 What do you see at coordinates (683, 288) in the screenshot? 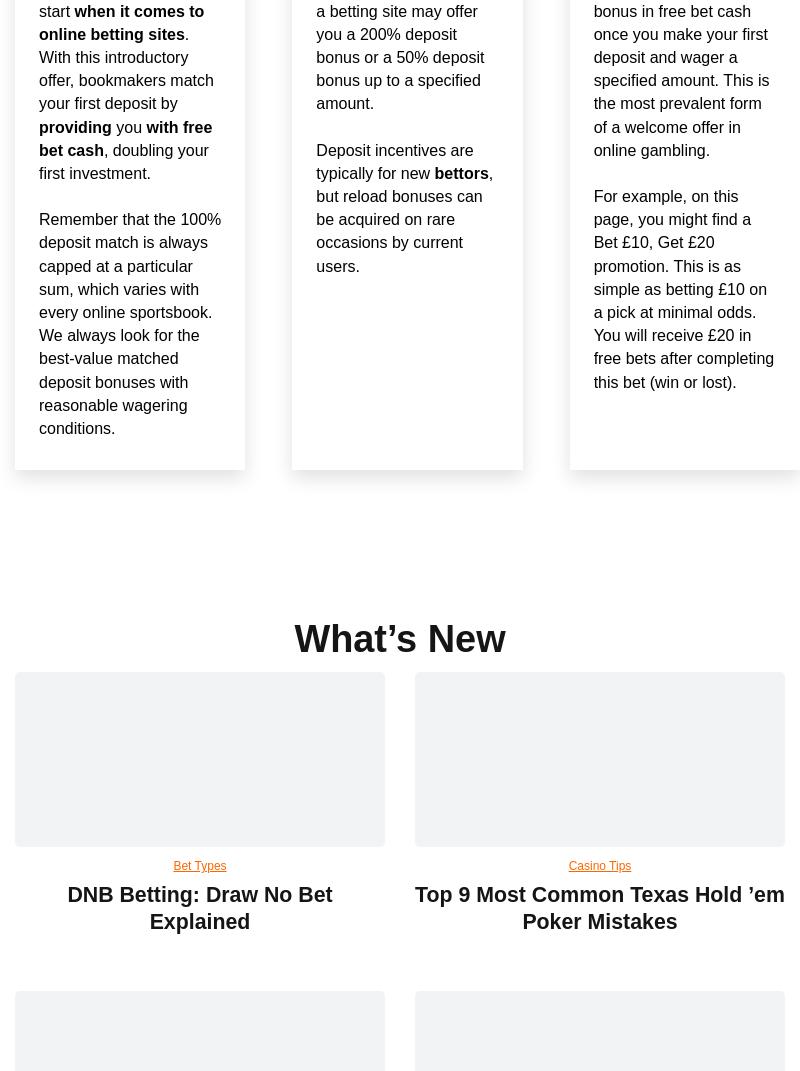
I see `'For example, on this page, you might find a Bet £10, Get £20 promotion. This is as simple as betting £10 on a pick at minimal odds. You will receive £20 in free bets after completing this bet (win or lost).'` at bounding box center [683, 288].